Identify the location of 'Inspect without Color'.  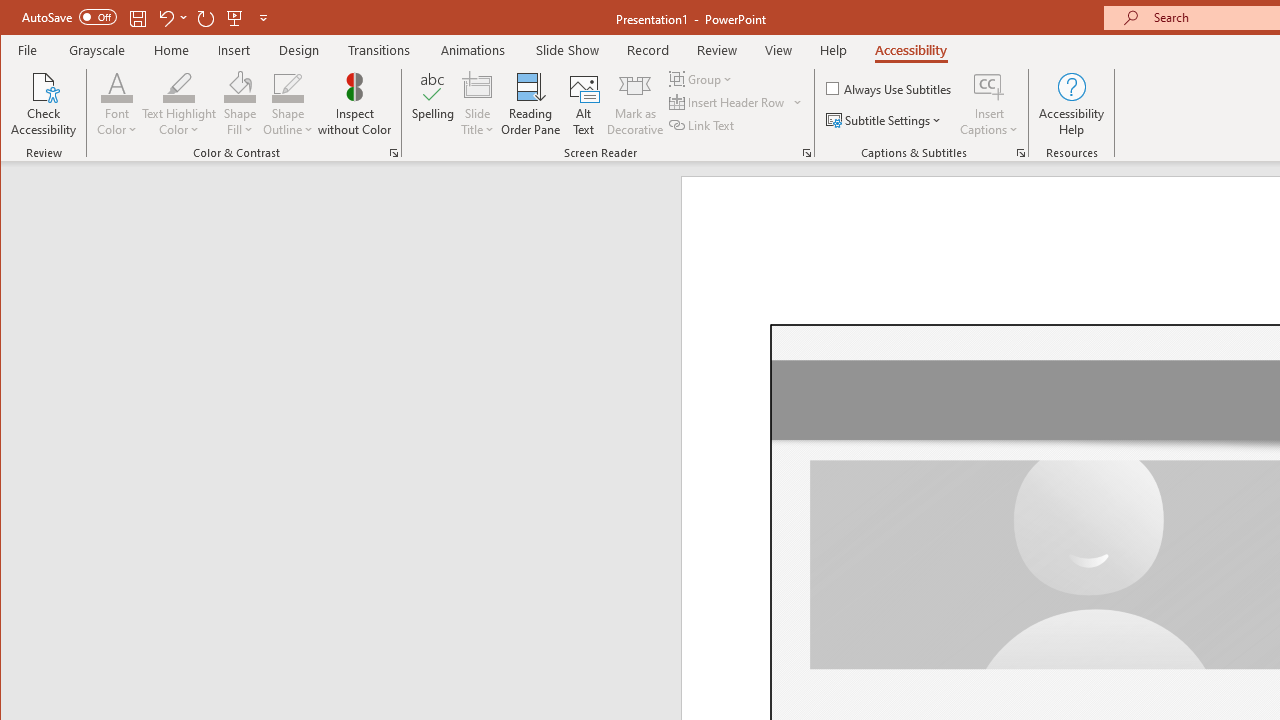
(355, 104).